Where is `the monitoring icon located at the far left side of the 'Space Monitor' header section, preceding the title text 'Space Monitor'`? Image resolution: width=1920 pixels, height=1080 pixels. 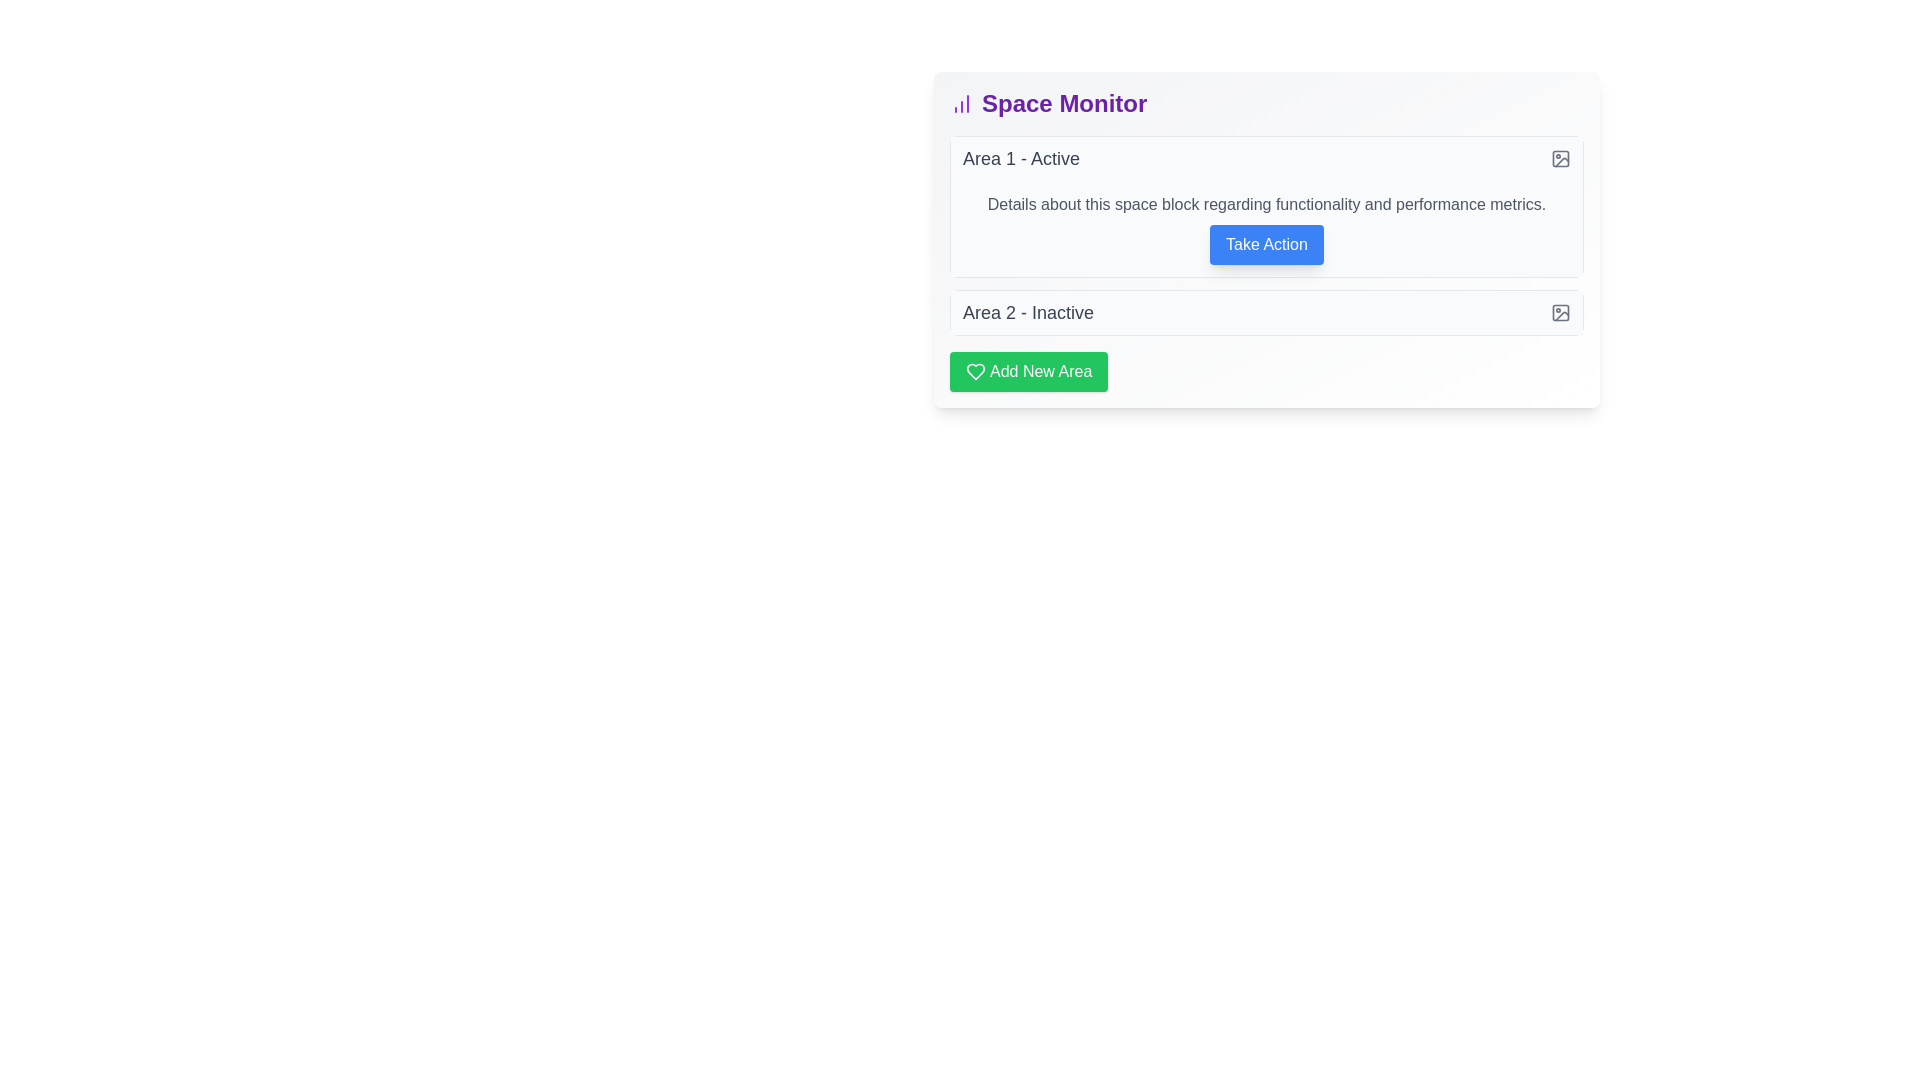 the monitoring icon located at the far left side of the 'Space Monitor' header section, preceding the title text 'Space Monitor' is located at coordinates (961, 104).